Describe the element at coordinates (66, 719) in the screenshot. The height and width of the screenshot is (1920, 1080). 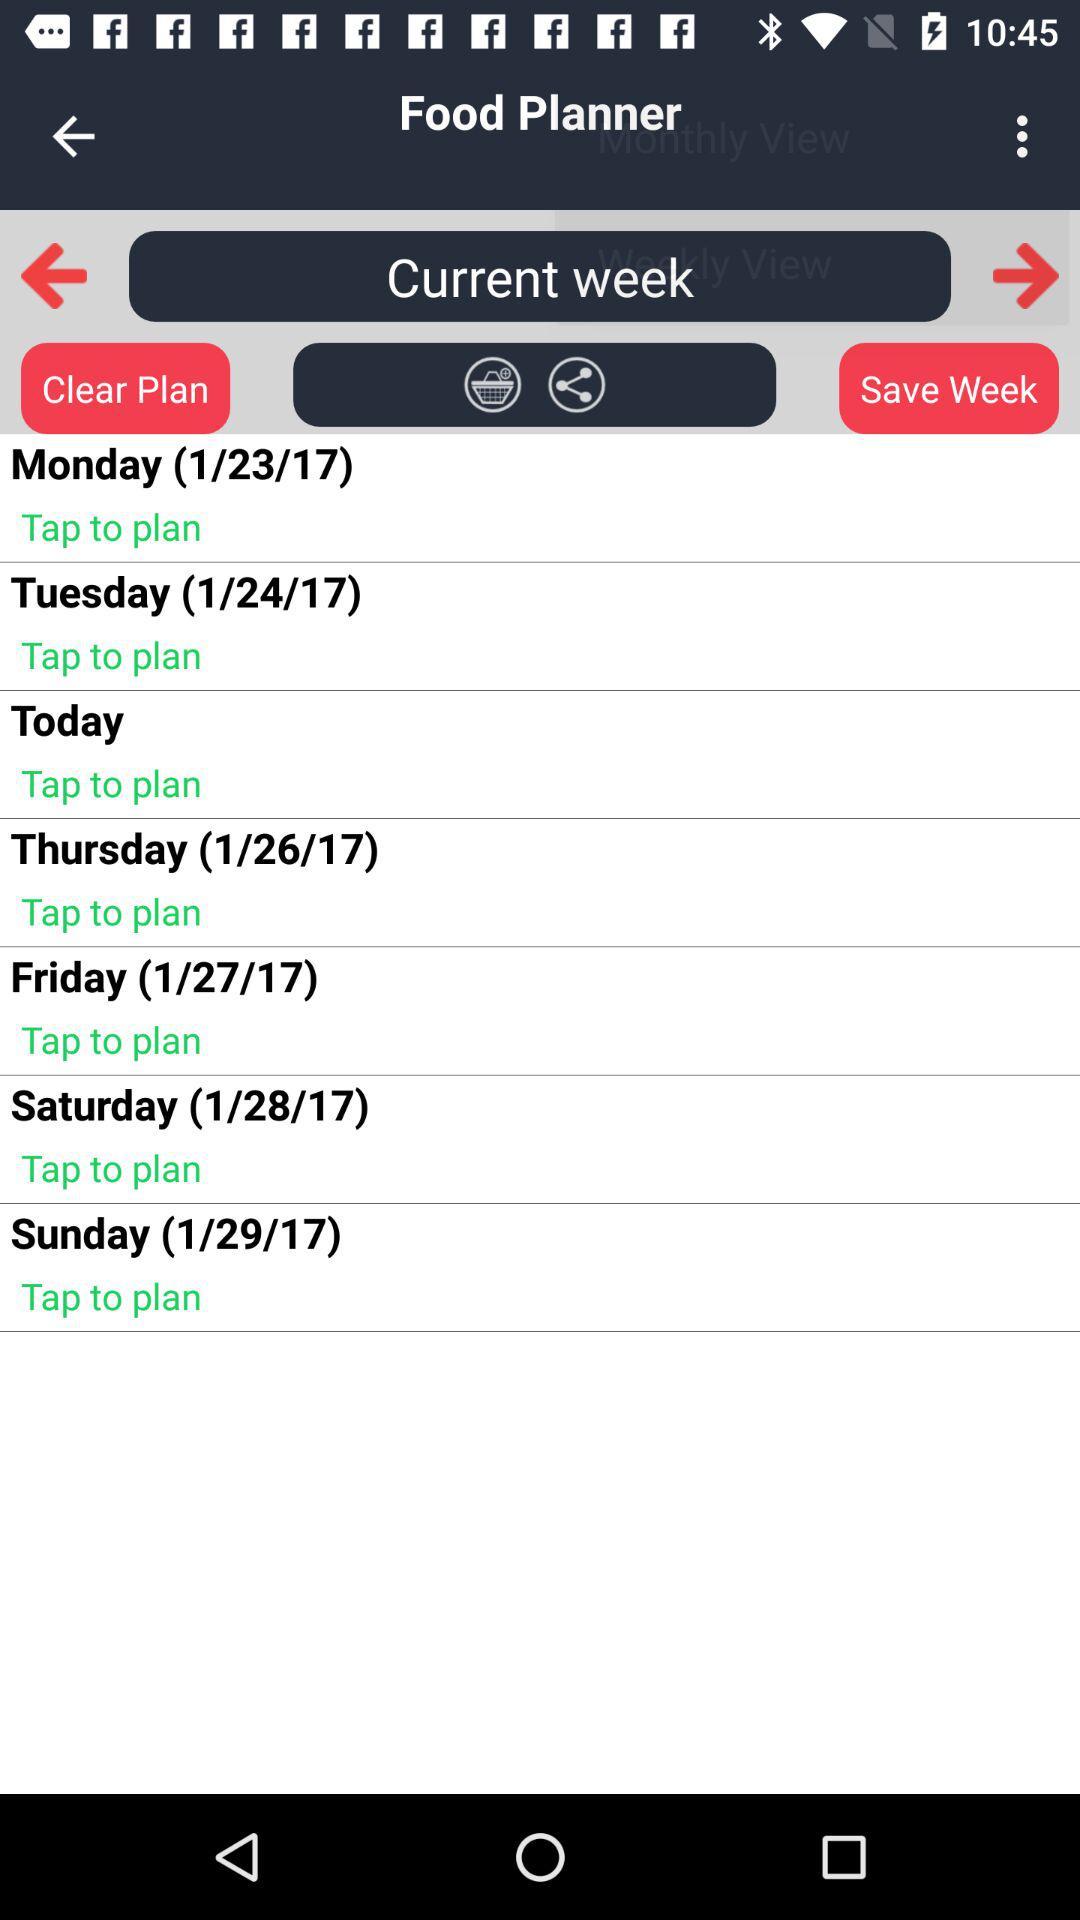
I see `the today app` at that location.